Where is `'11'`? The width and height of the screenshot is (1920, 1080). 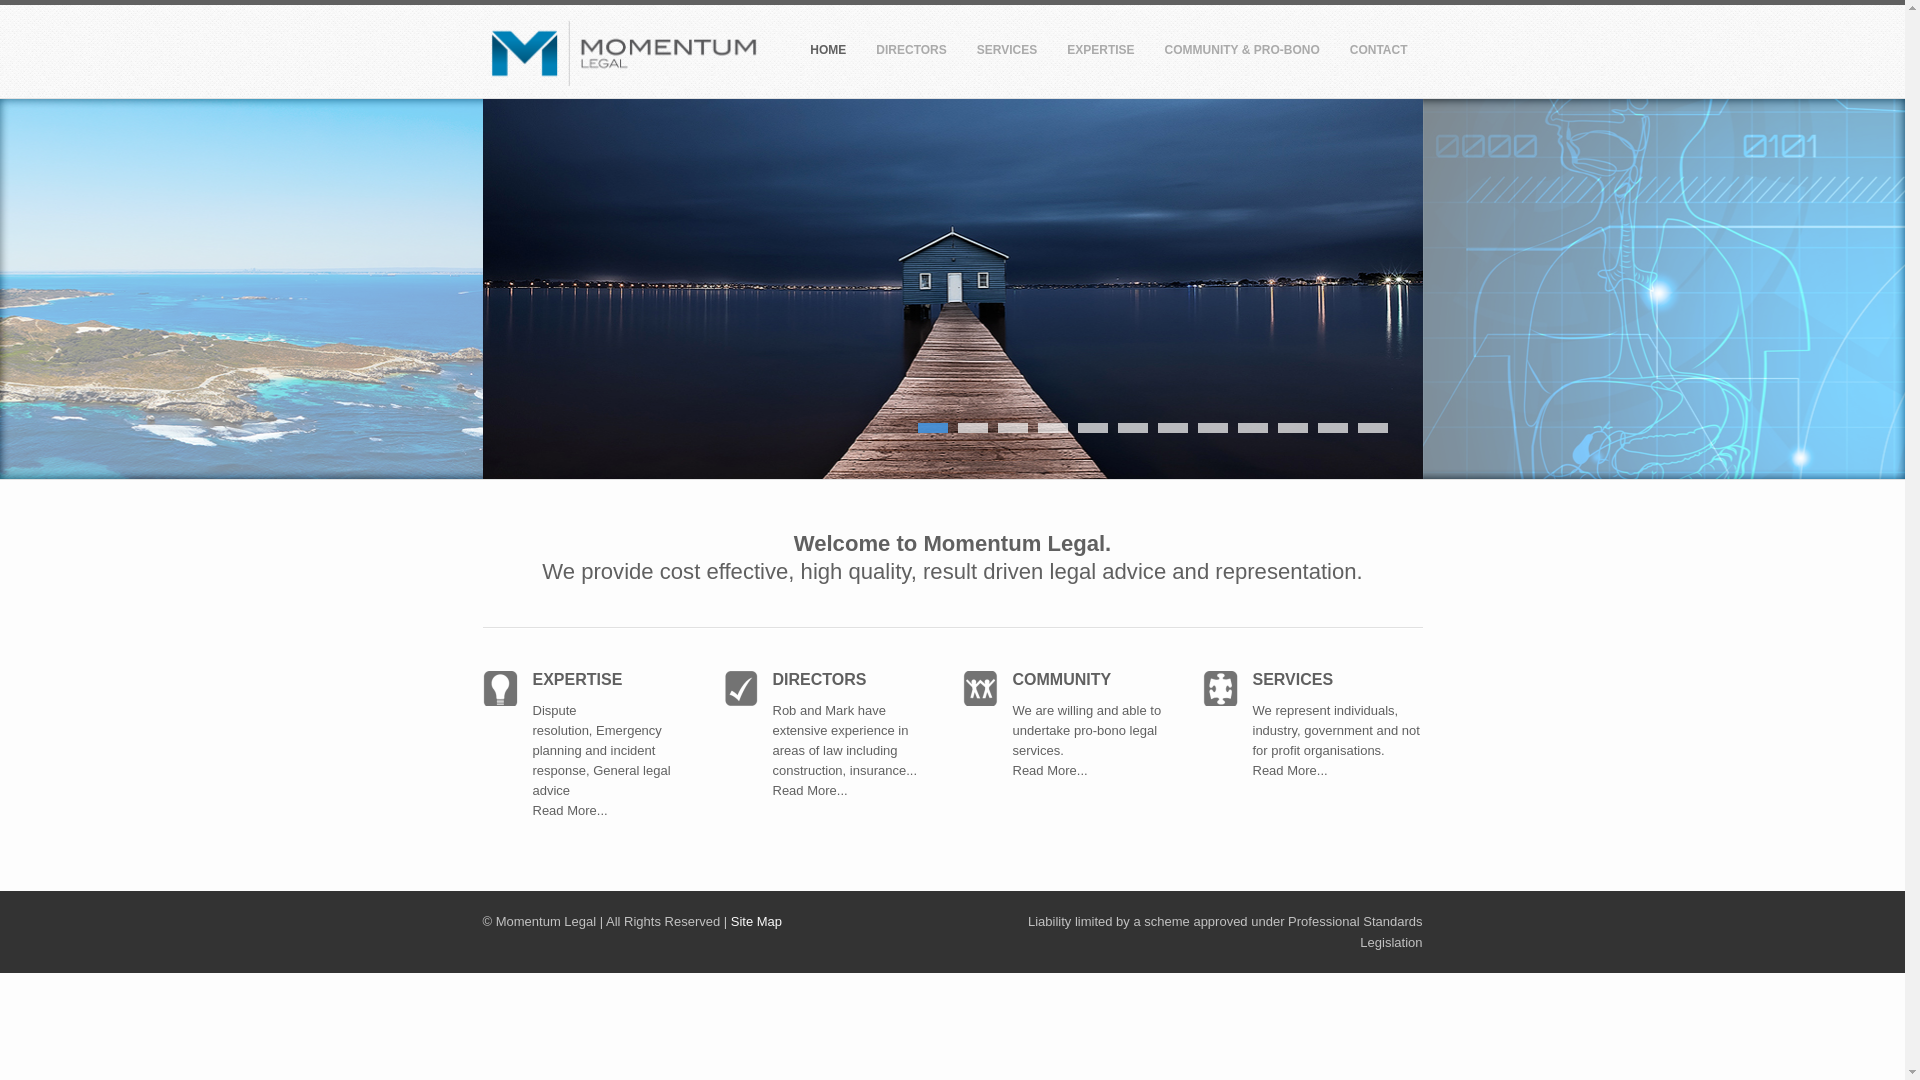 '11' is located at coordinates (1318, 427).